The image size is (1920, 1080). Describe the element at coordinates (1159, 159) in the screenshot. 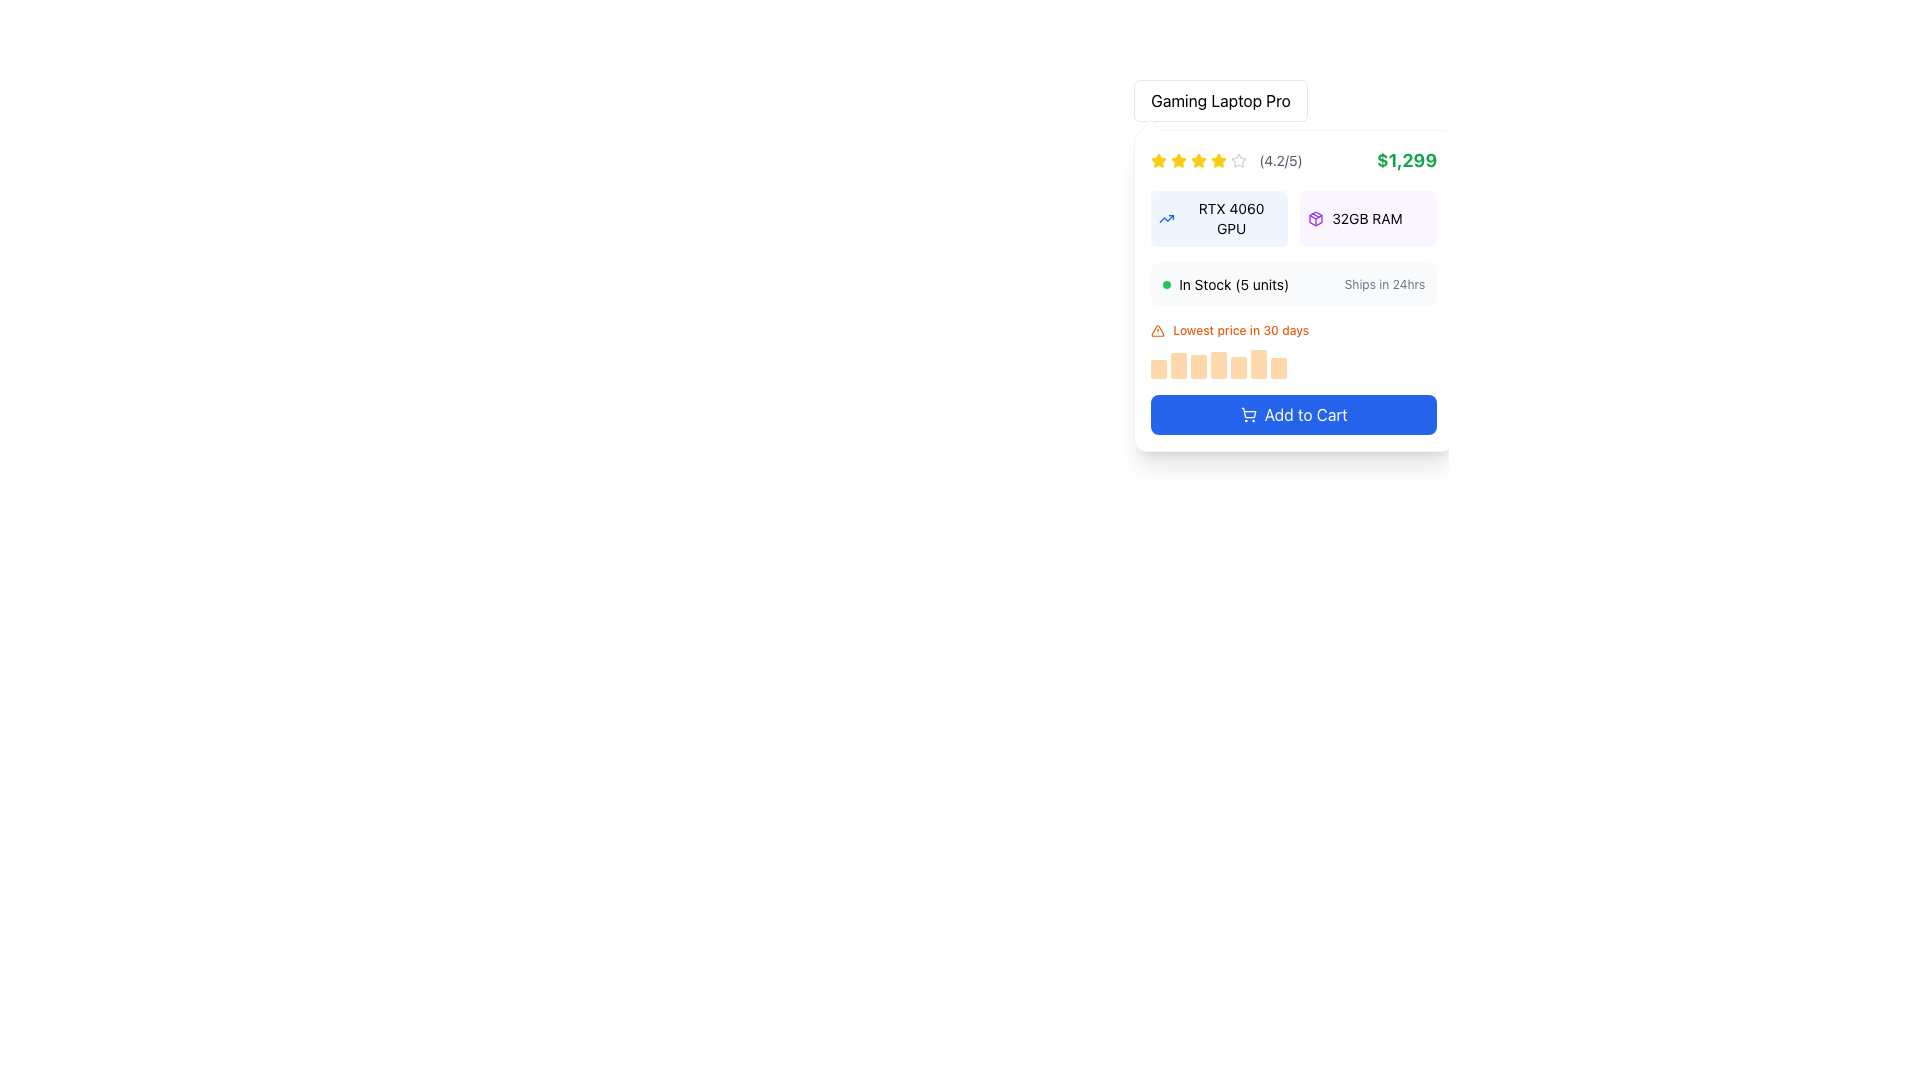

I see `the star icon representing the product rating in the upper-left corner of the product card` at that location.